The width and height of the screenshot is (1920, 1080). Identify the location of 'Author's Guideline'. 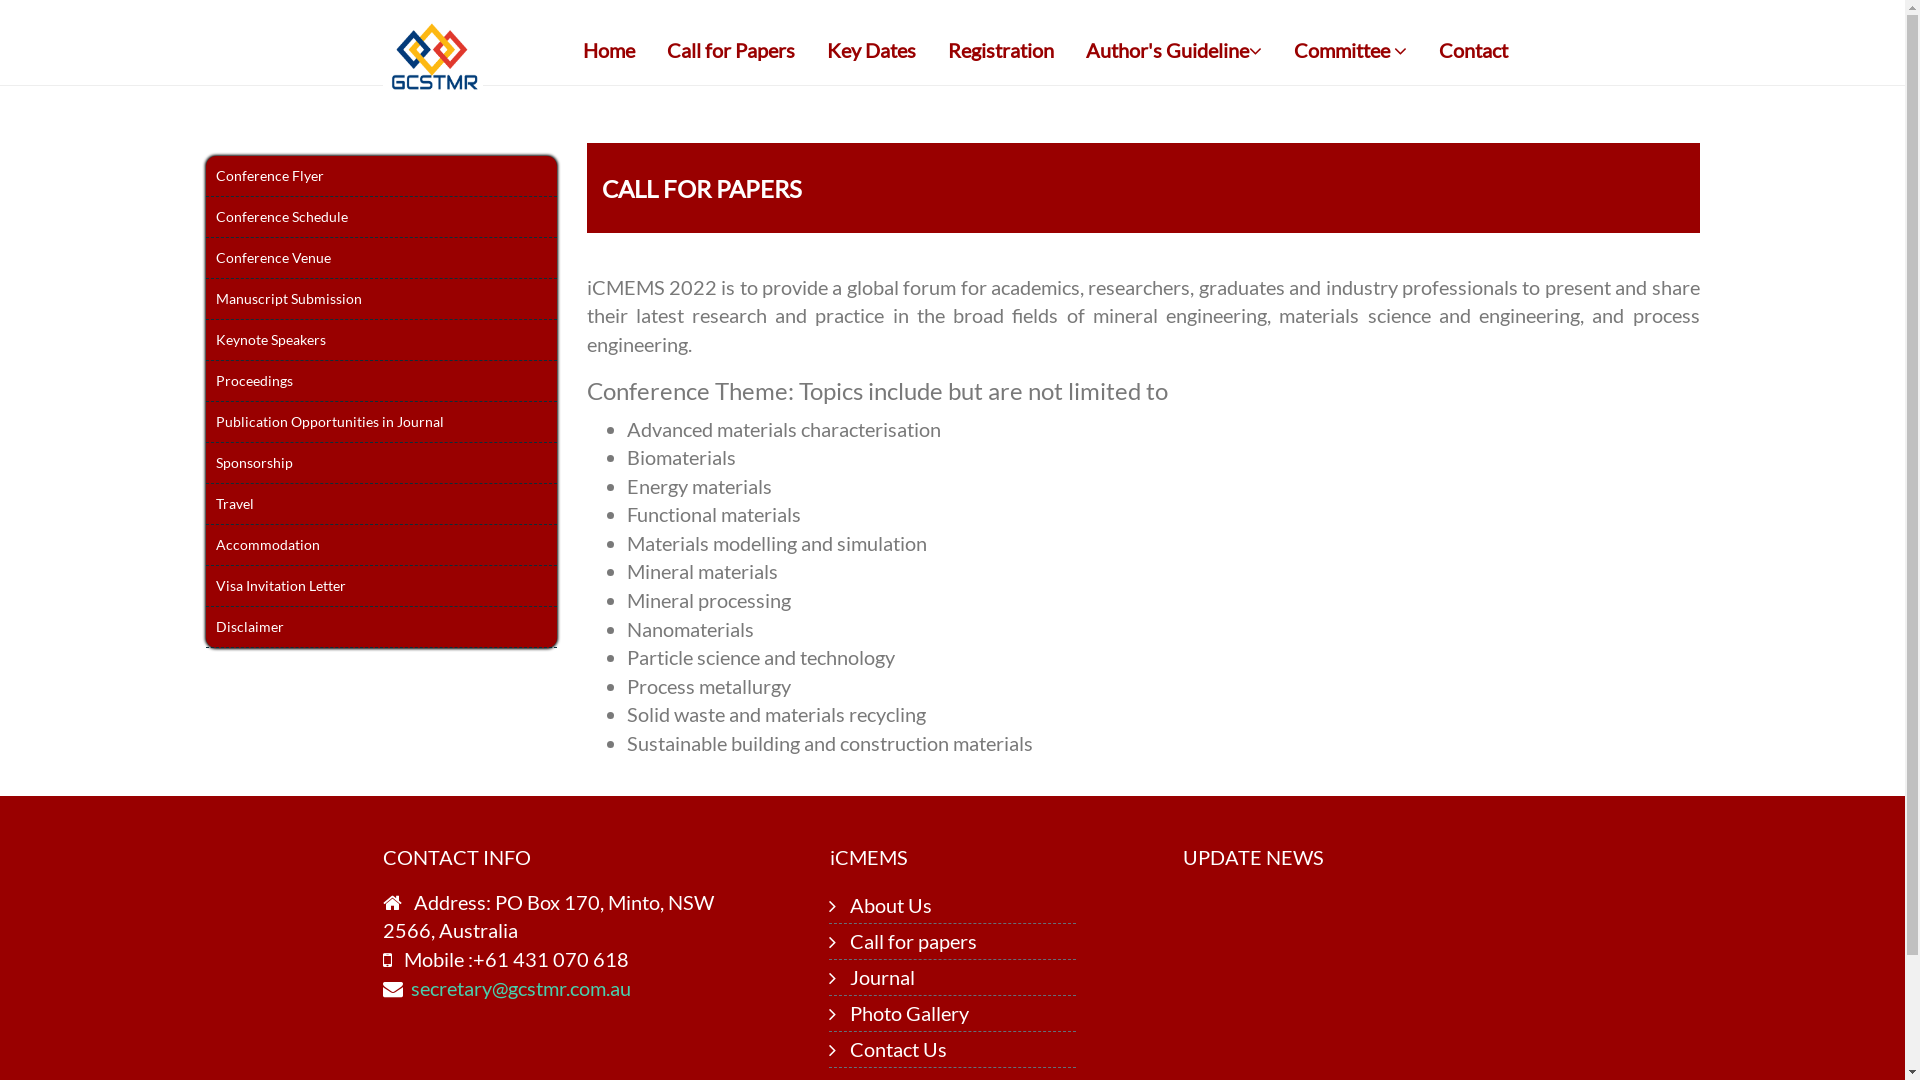
(1172, 49).